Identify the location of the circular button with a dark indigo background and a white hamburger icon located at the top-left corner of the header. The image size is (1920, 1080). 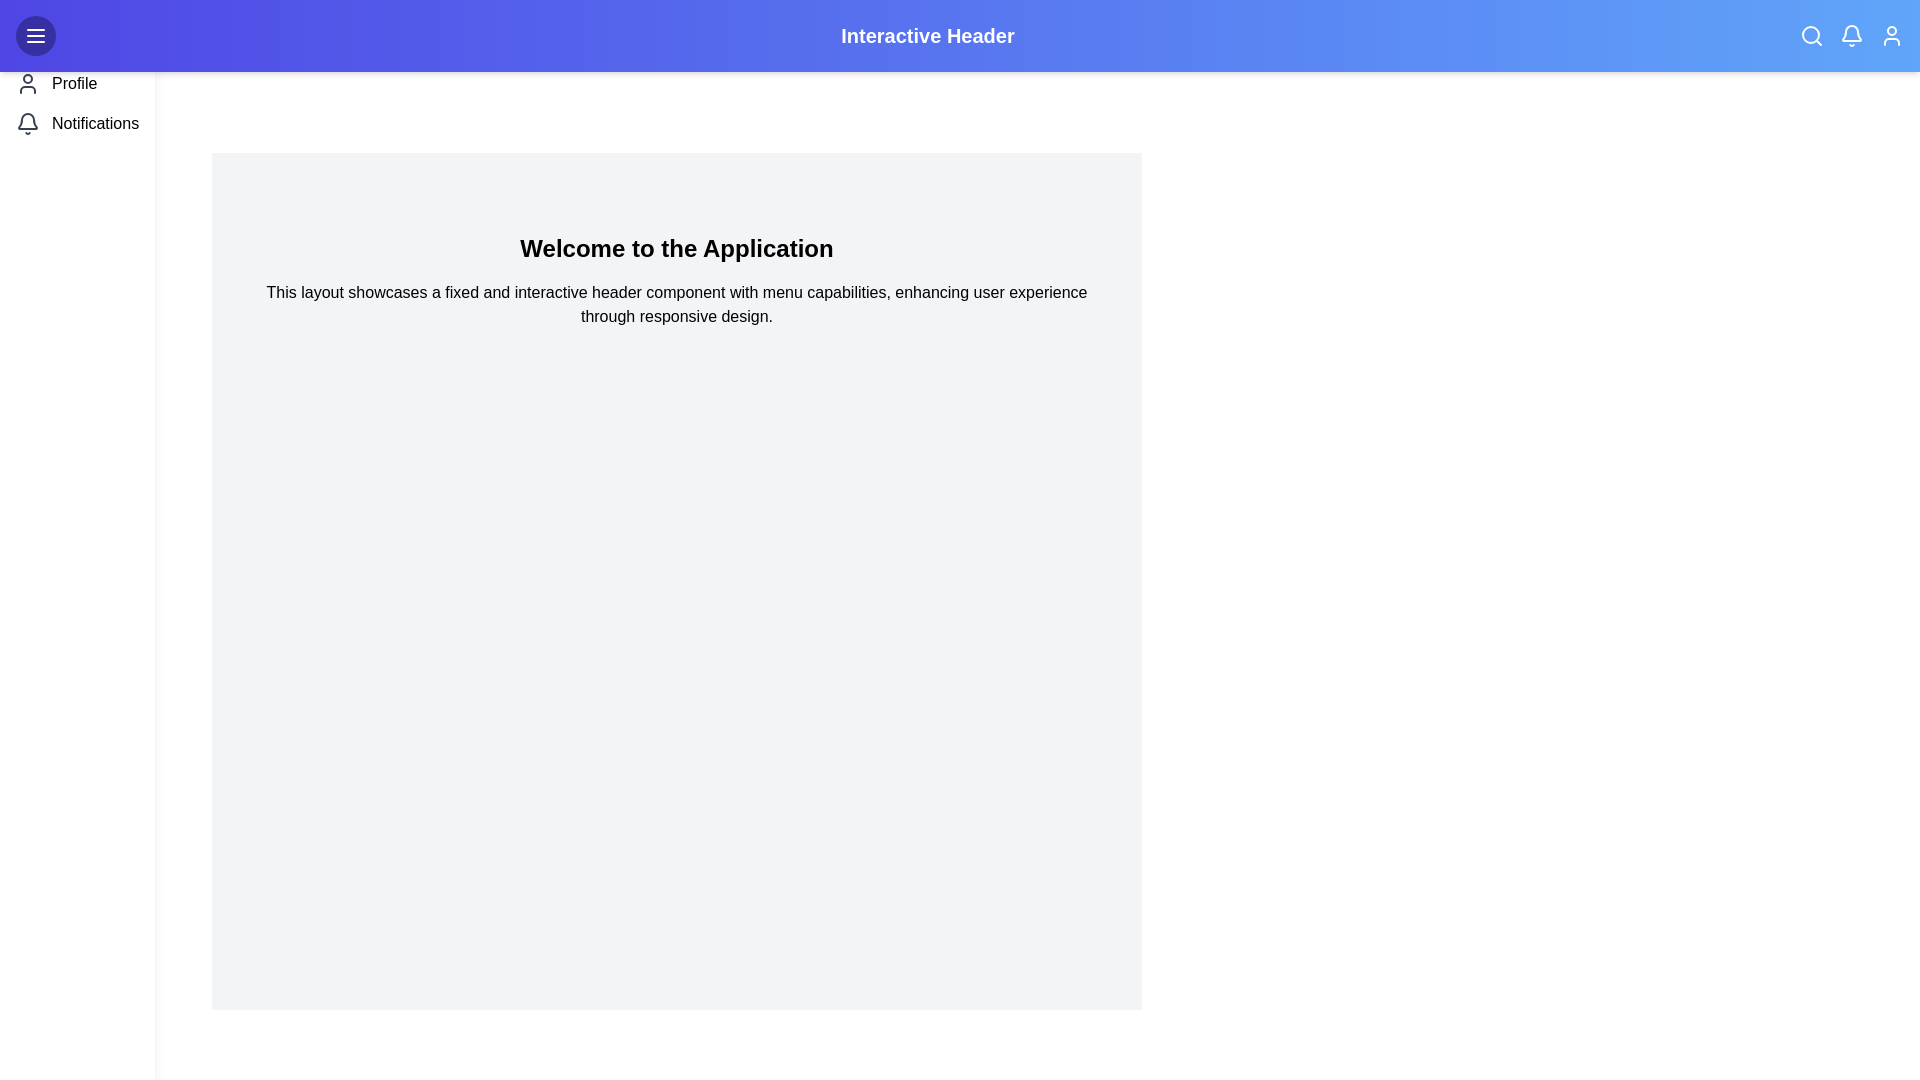
(35, 35).